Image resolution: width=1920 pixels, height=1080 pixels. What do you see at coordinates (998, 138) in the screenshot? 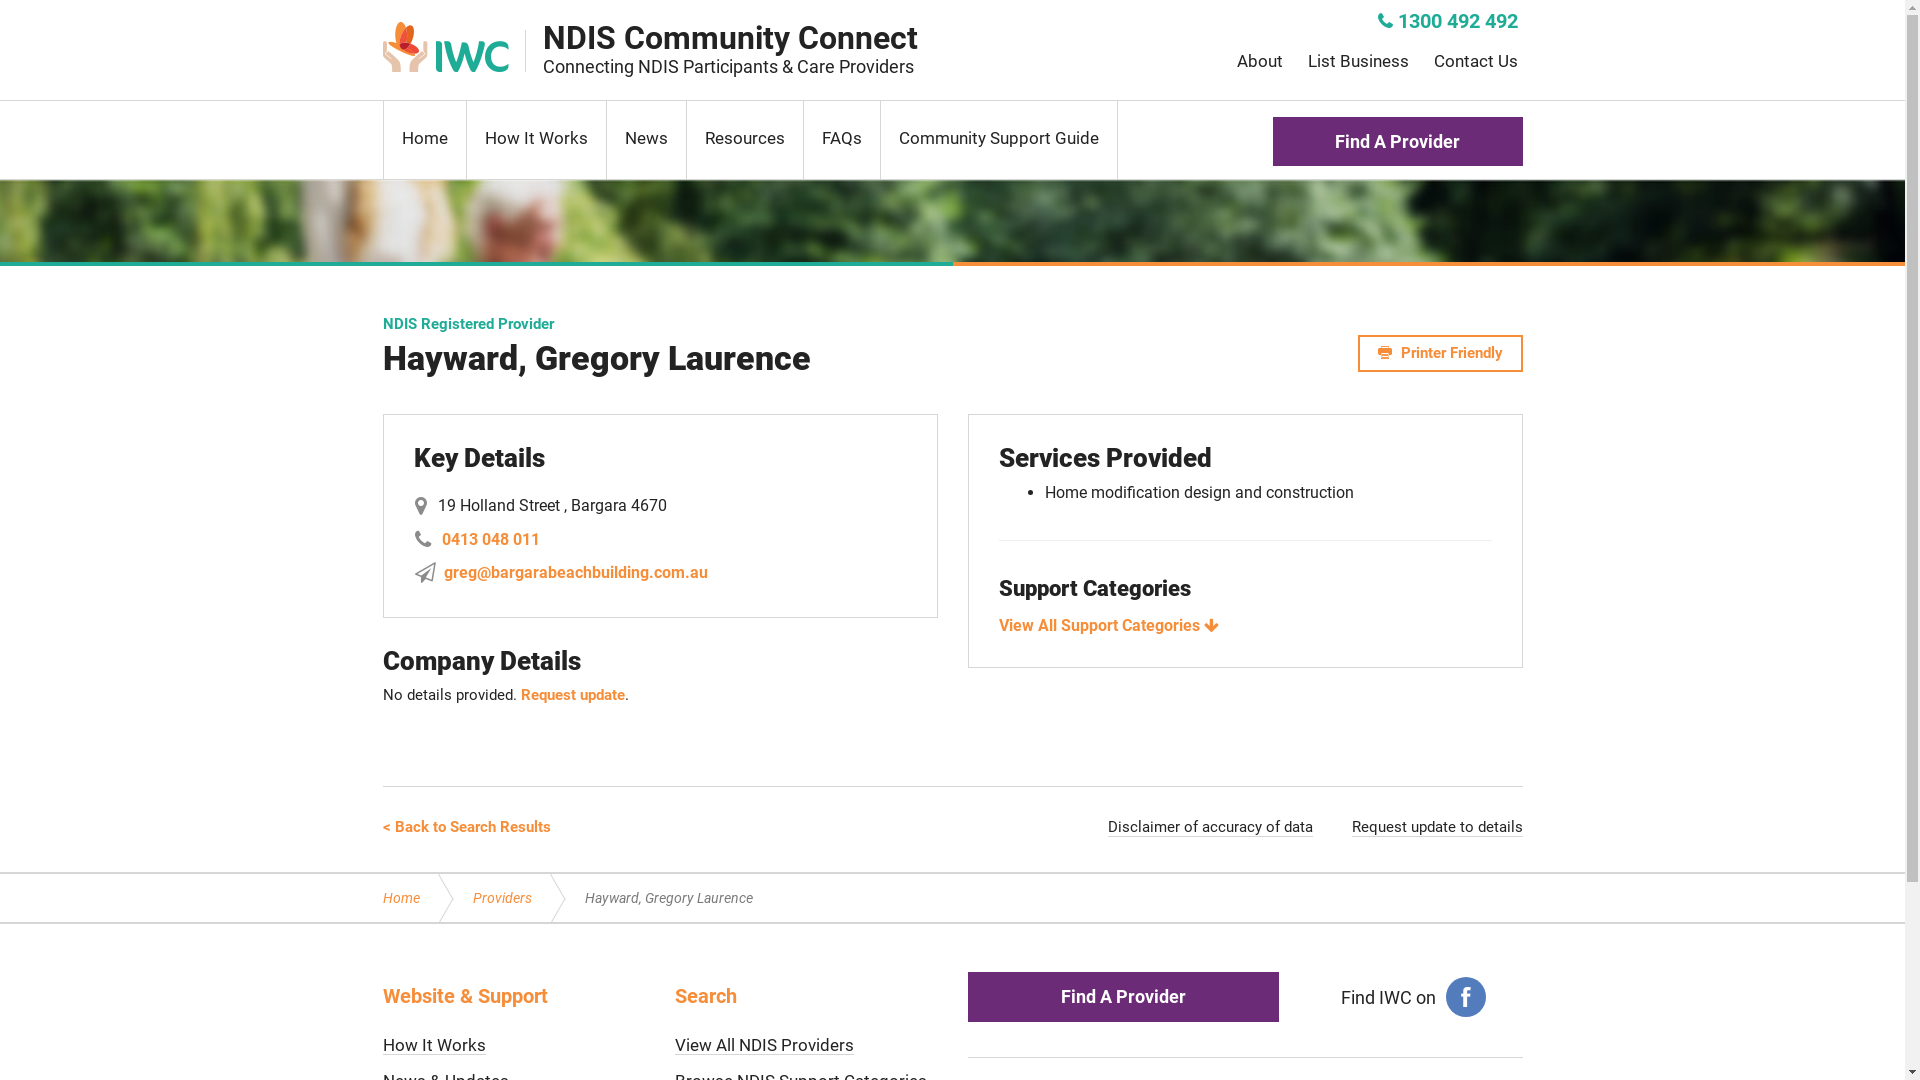
I see `'Community Support Guide'` at bounding box center [998, 138].